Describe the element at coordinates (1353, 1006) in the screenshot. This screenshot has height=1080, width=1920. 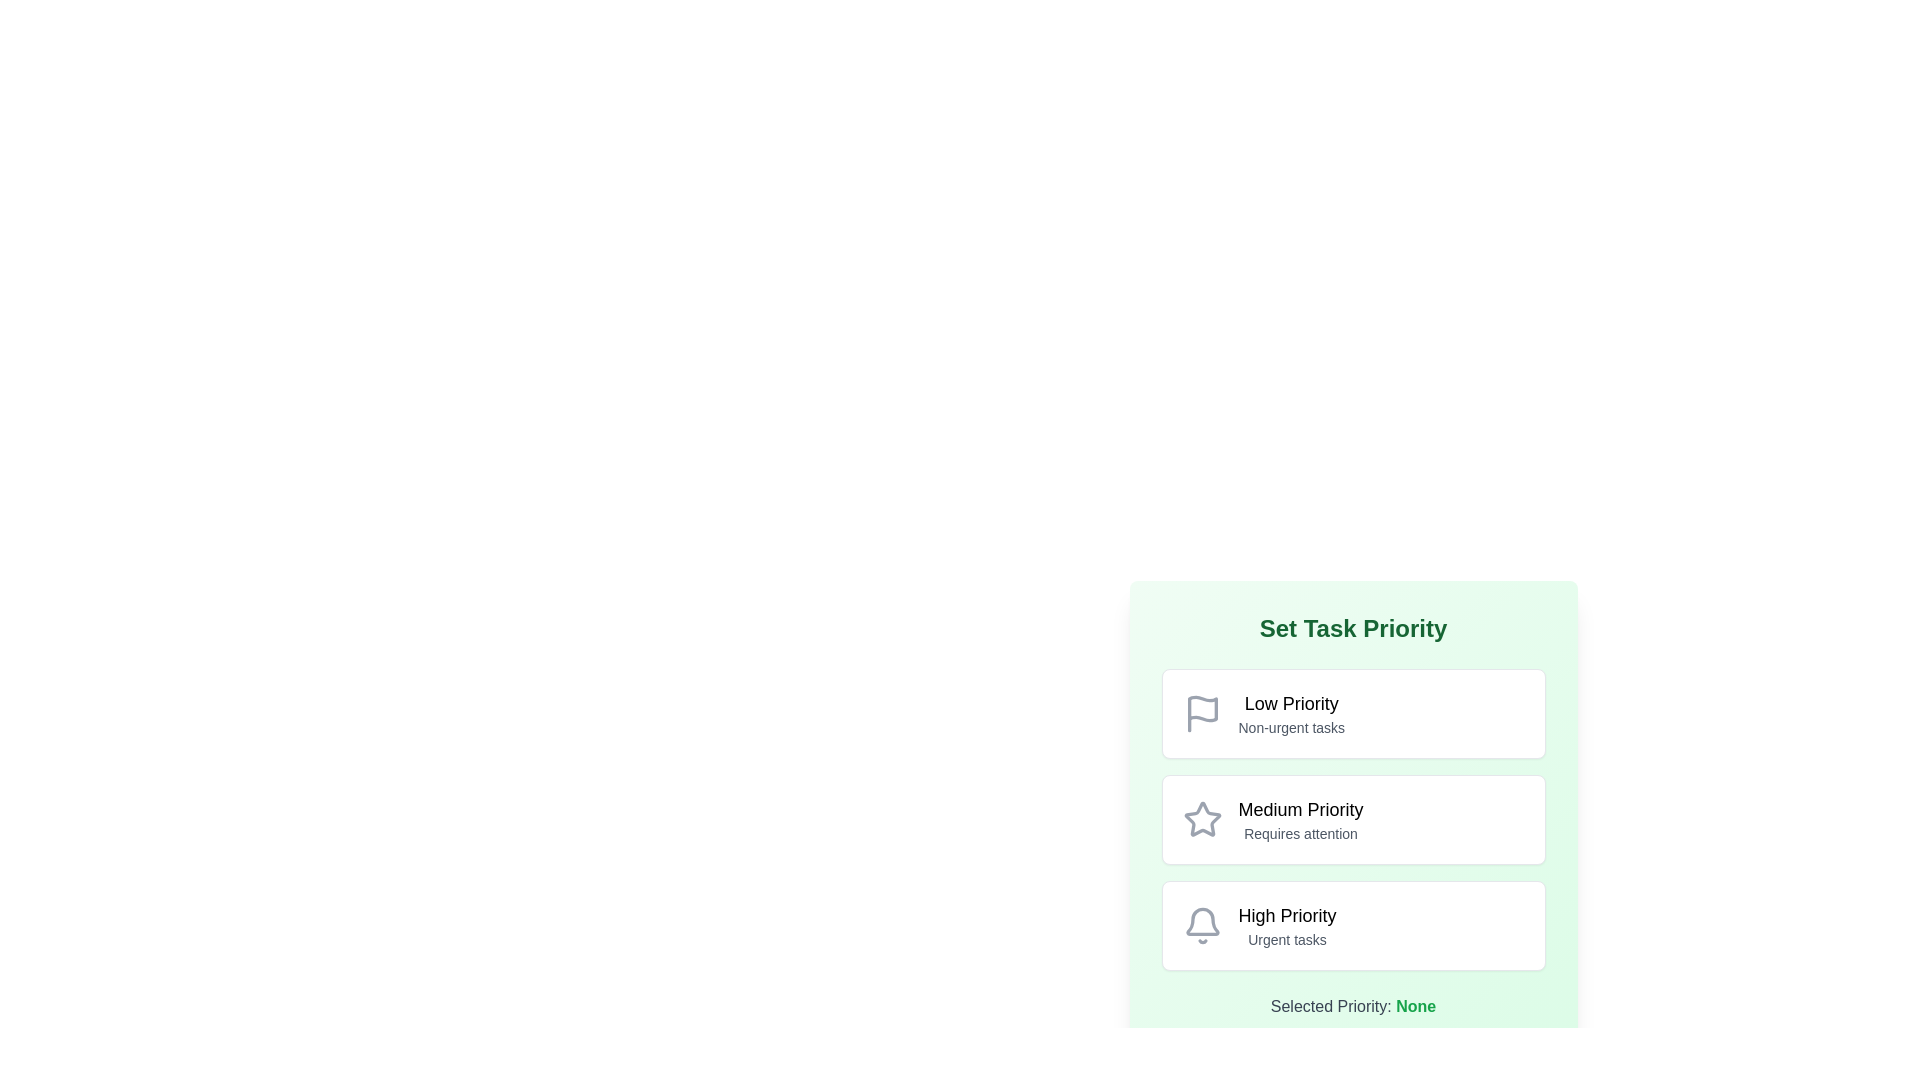
I see `the informational Text Label that displays the currently selected priority status, located at the bottom-center under the 'Set Task Priority' header` at that location.